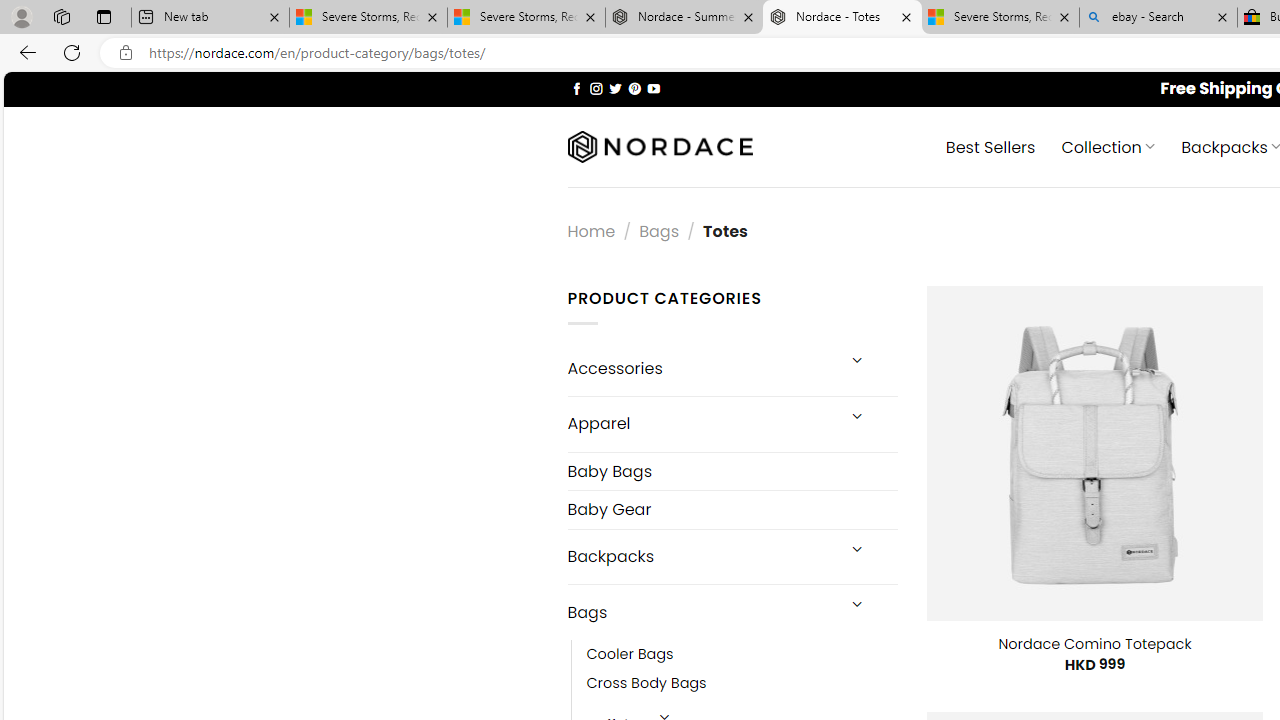  What do you see at coordinates (576, 87) in the screenshot?
I see `'Follow on Facebook'` at bounding box center [576, 87].